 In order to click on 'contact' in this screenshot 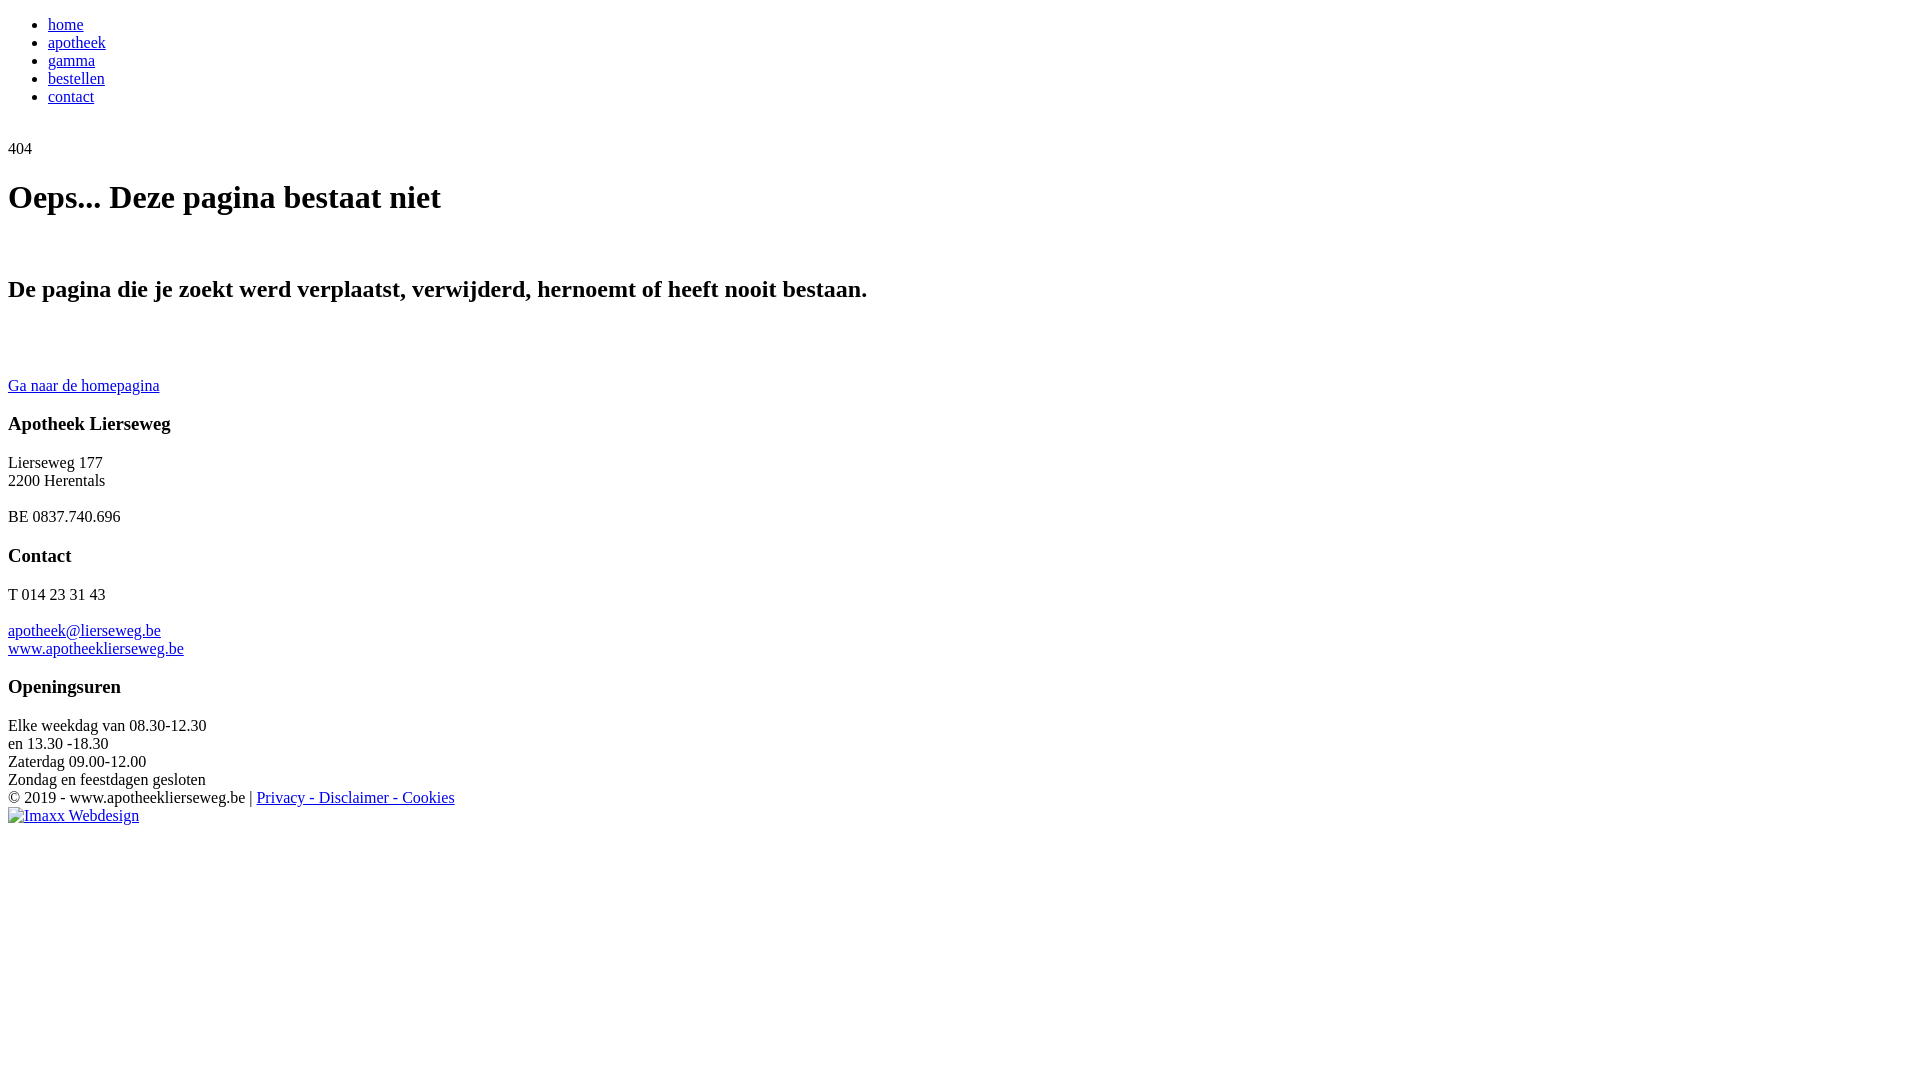, I will do `click(71, 96)`.